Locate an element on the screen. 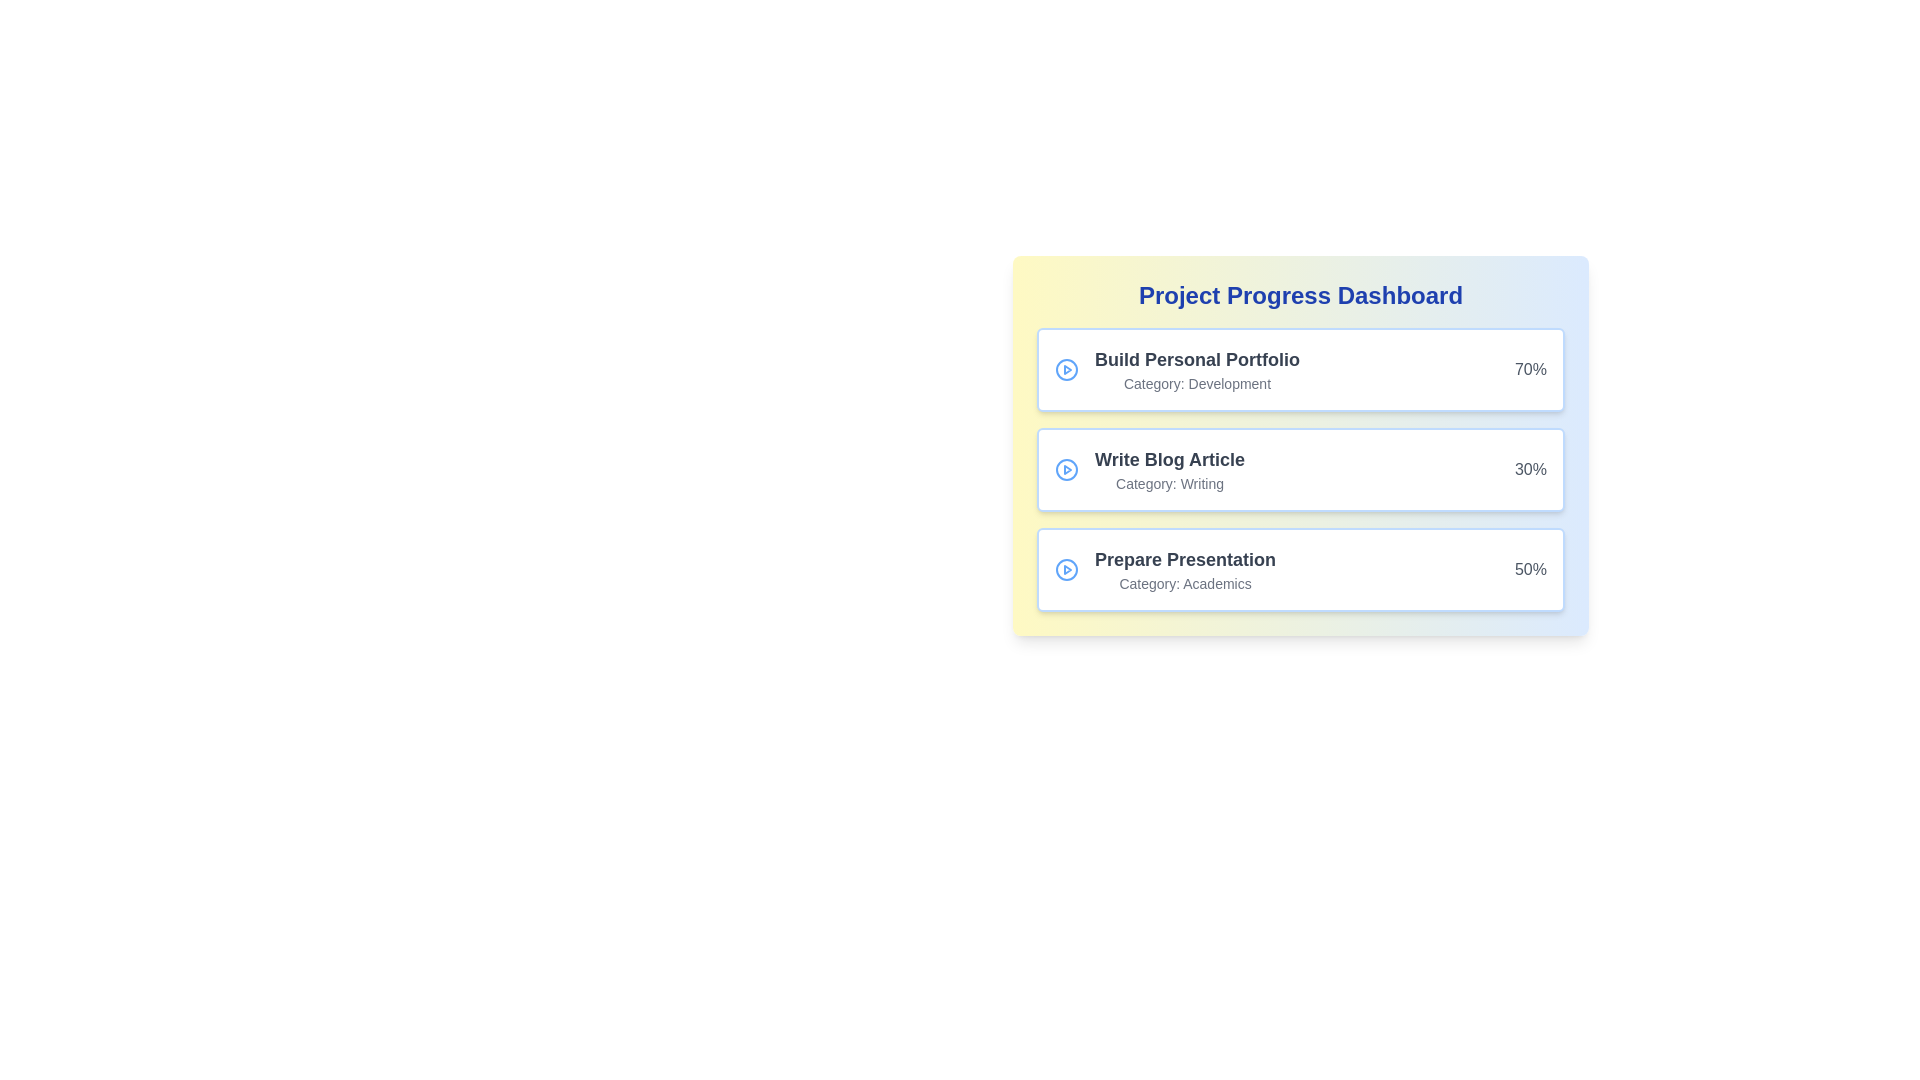  the circular blue icon with a triangular play symbol is located at coordinates (1065, 570).